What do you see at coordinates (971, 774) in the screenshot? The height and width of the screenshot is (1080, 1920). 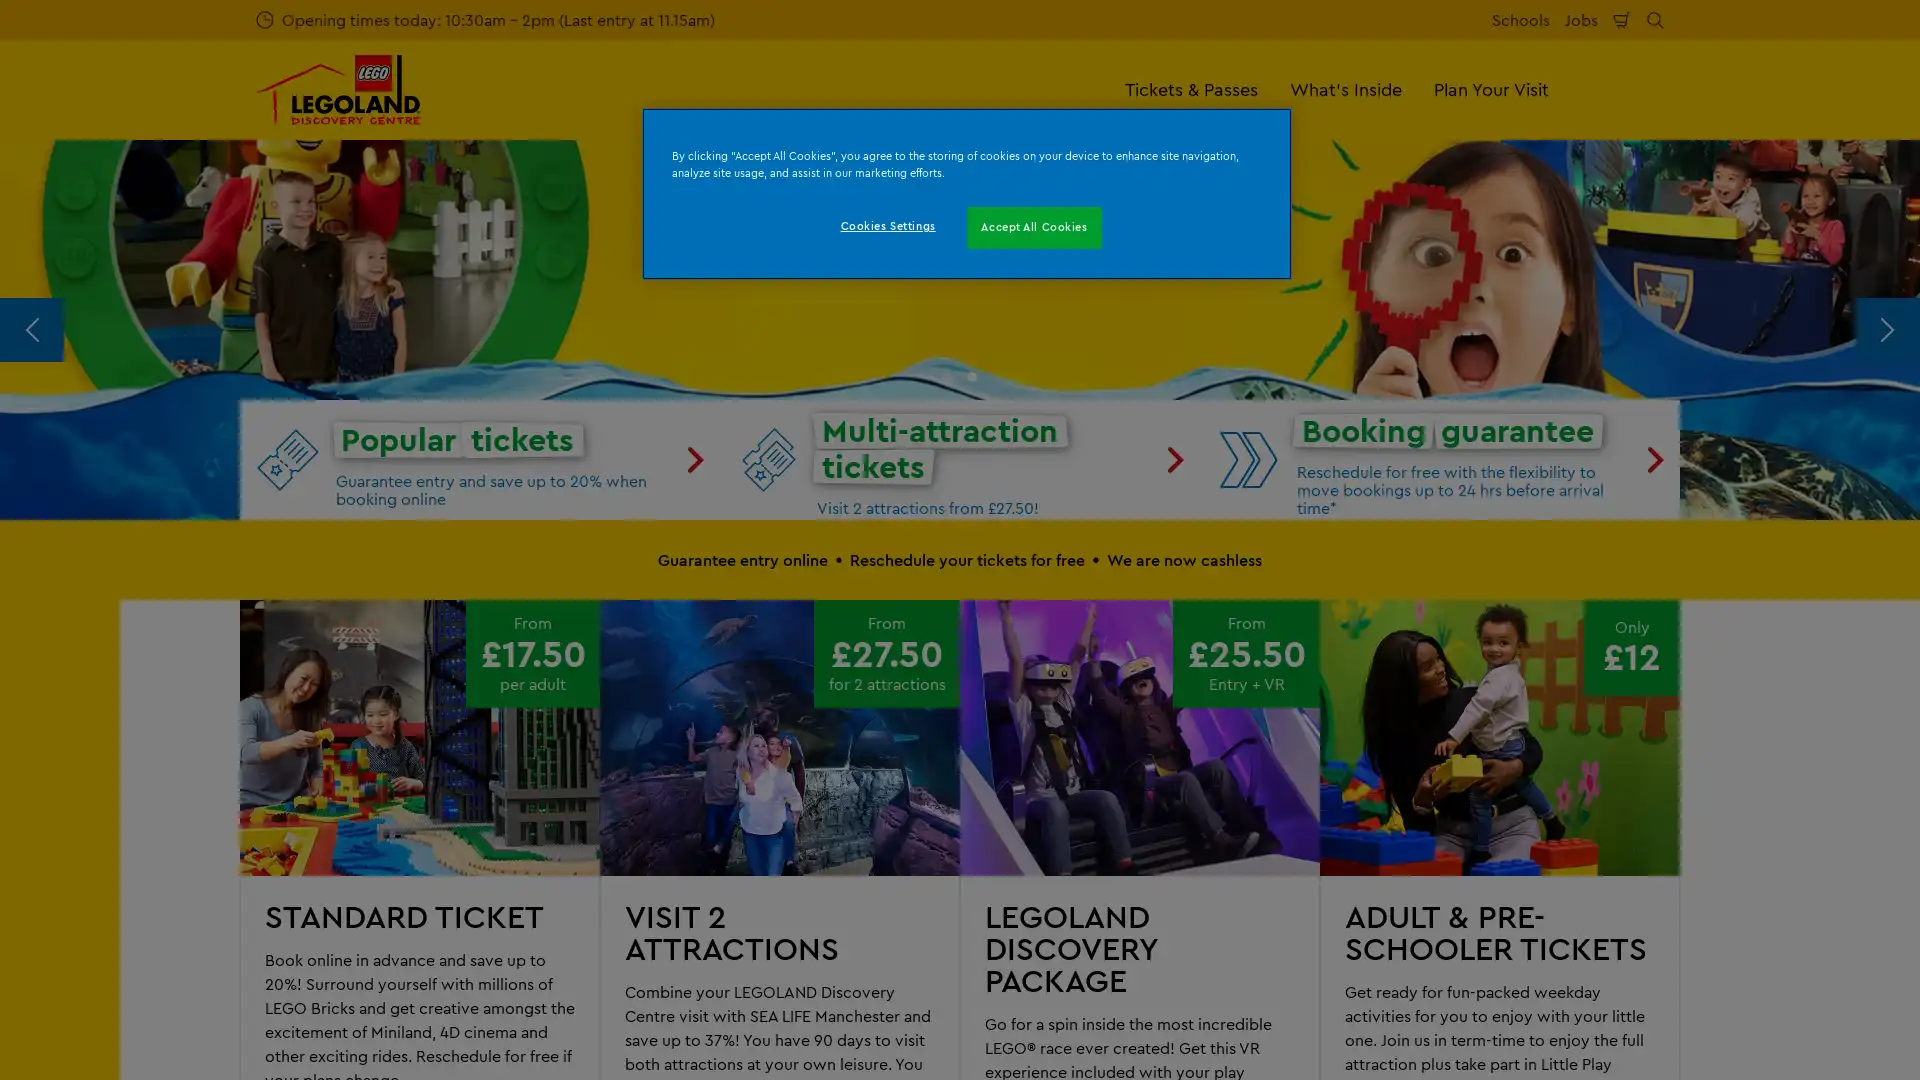 I see `Go to slide 2` at bounding box center [971, 774].